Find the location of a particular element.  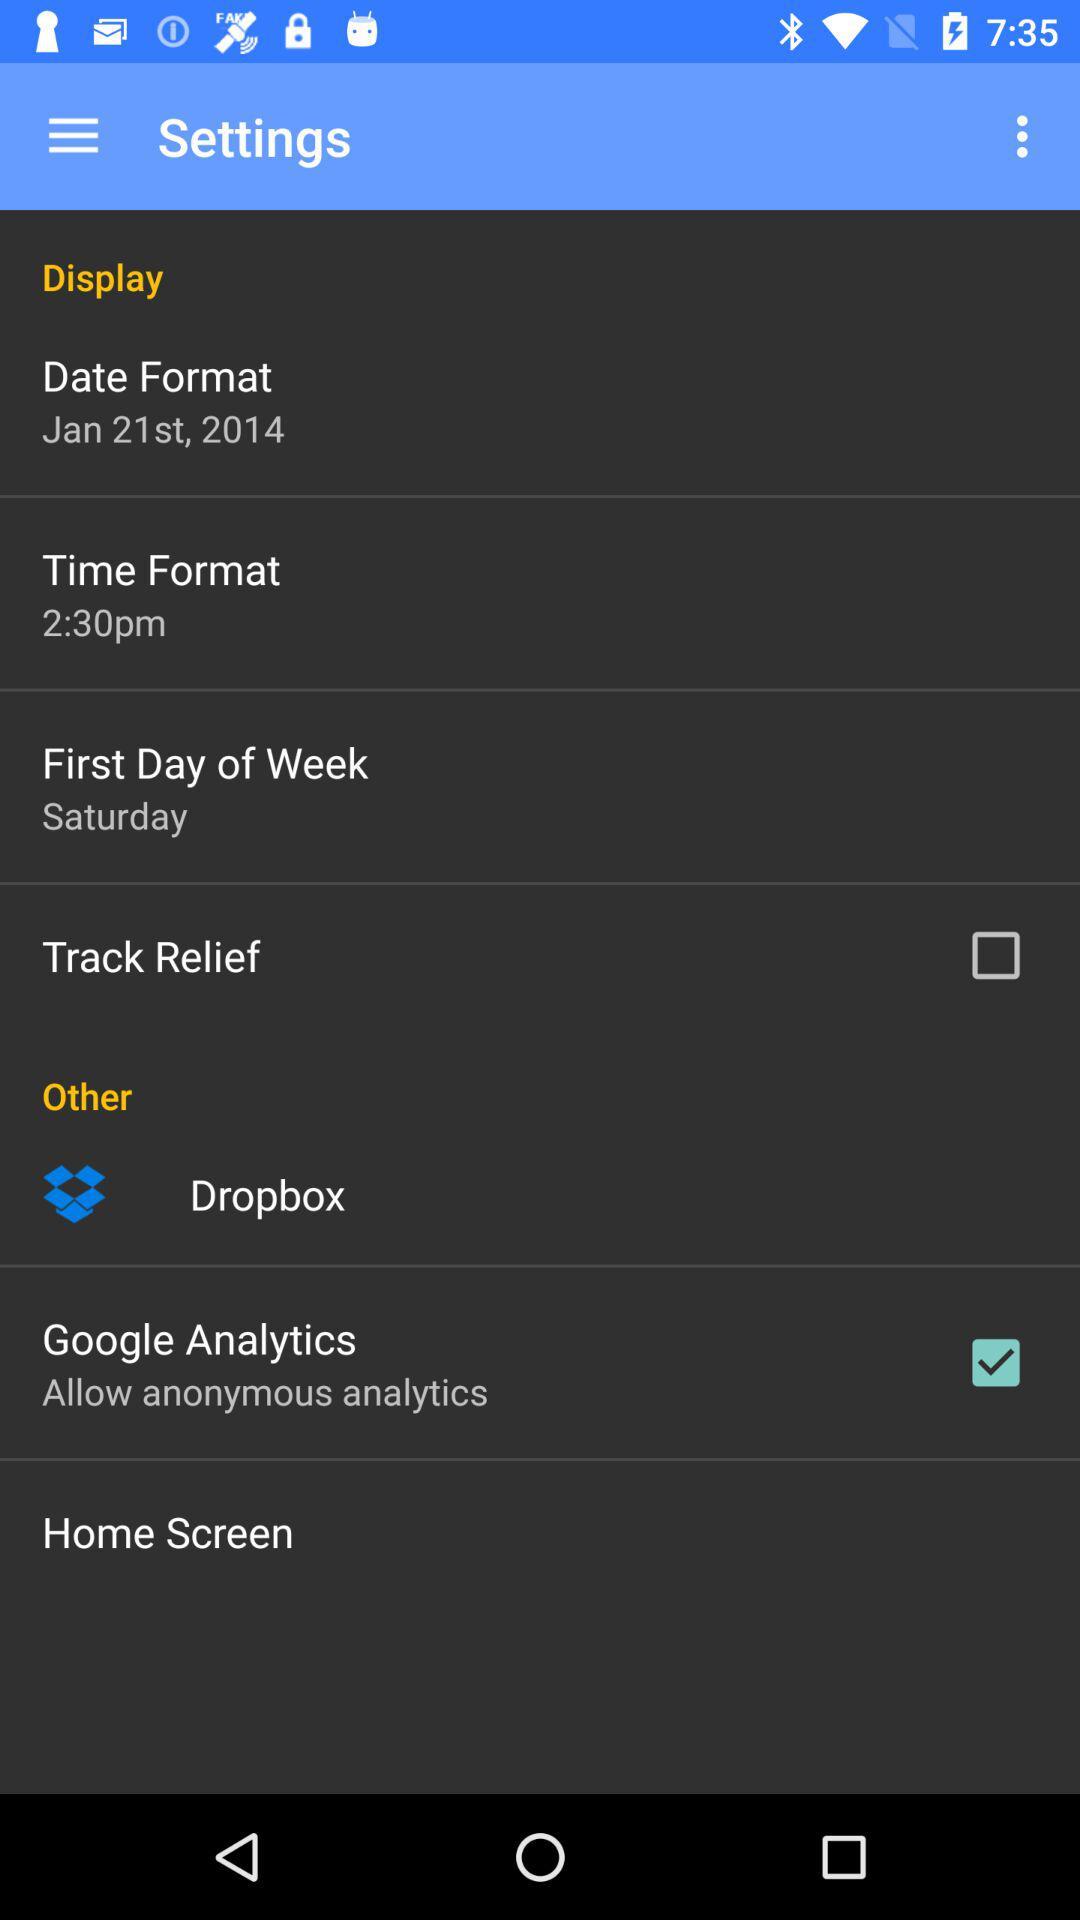

jan 21st, 2014 icon is located at coordinates (162, 427).